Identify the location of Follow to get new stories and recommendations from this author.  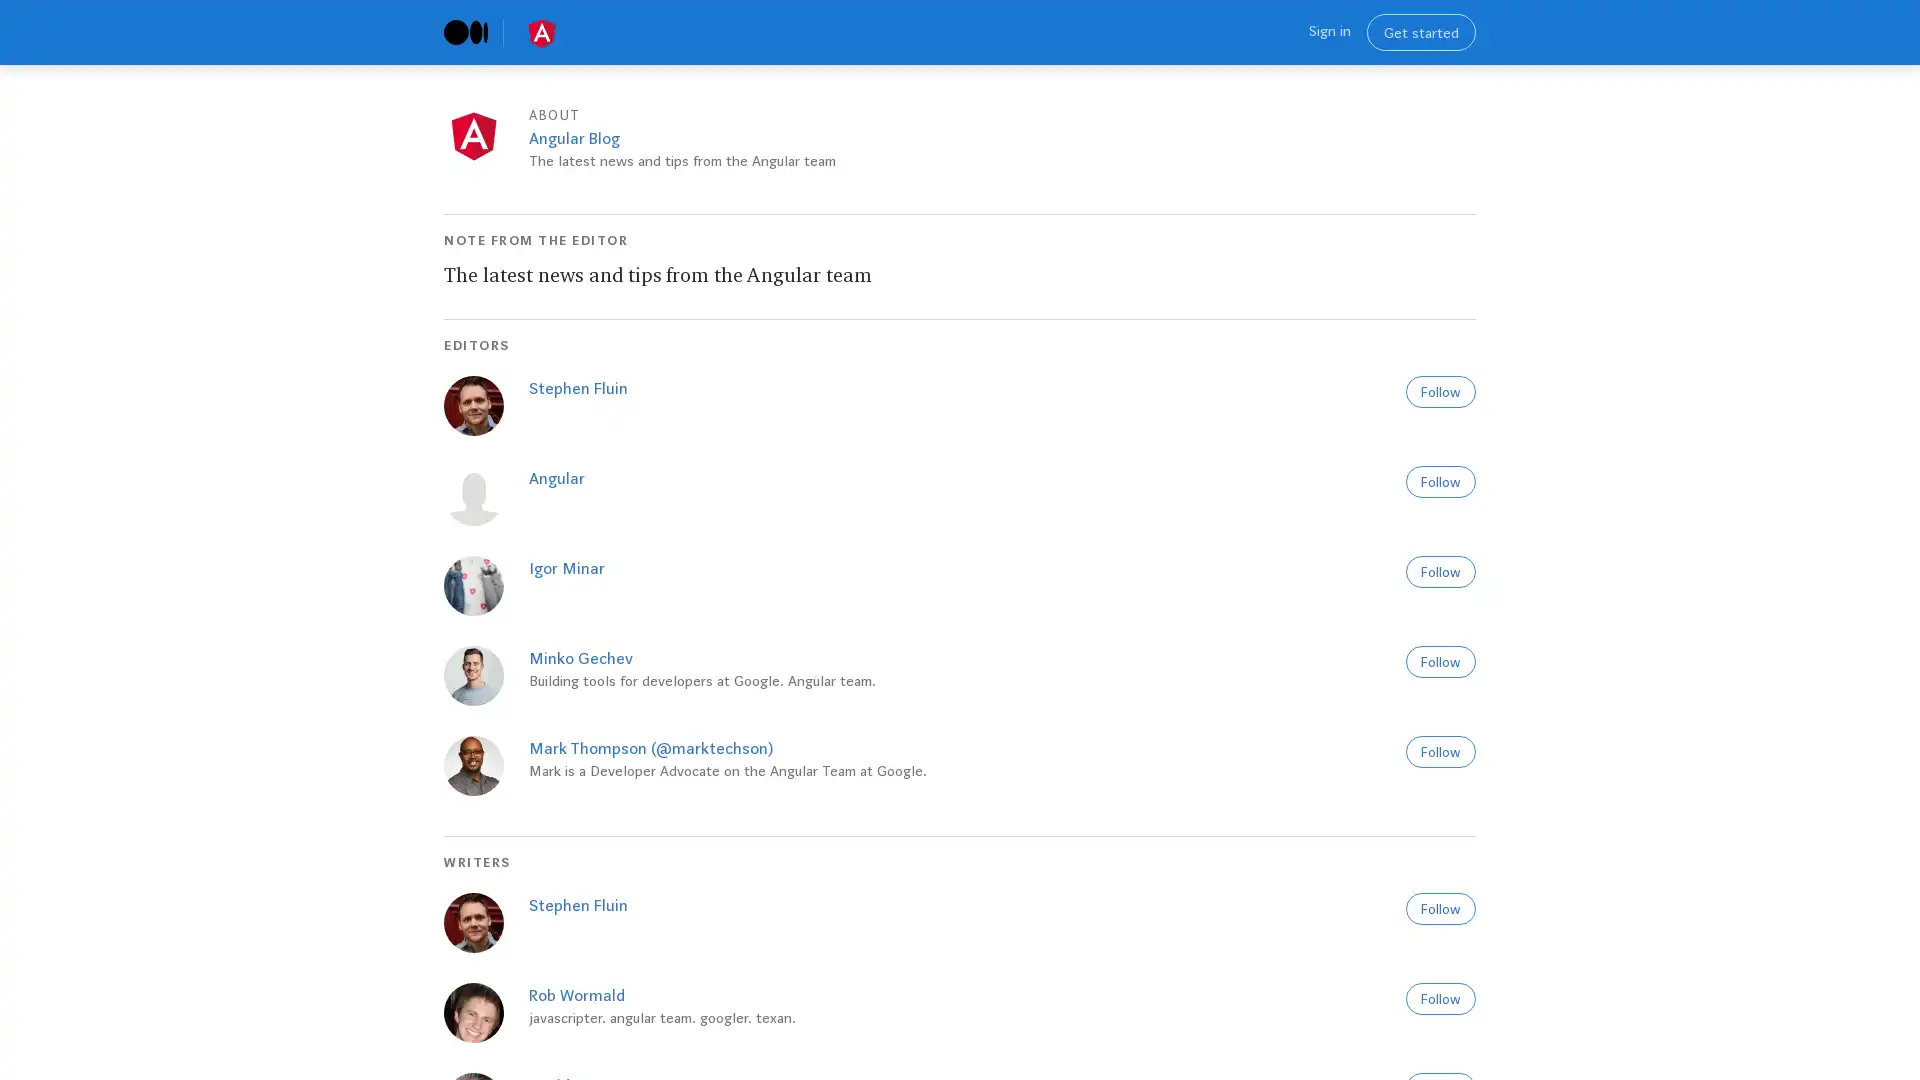
(1440, 570).